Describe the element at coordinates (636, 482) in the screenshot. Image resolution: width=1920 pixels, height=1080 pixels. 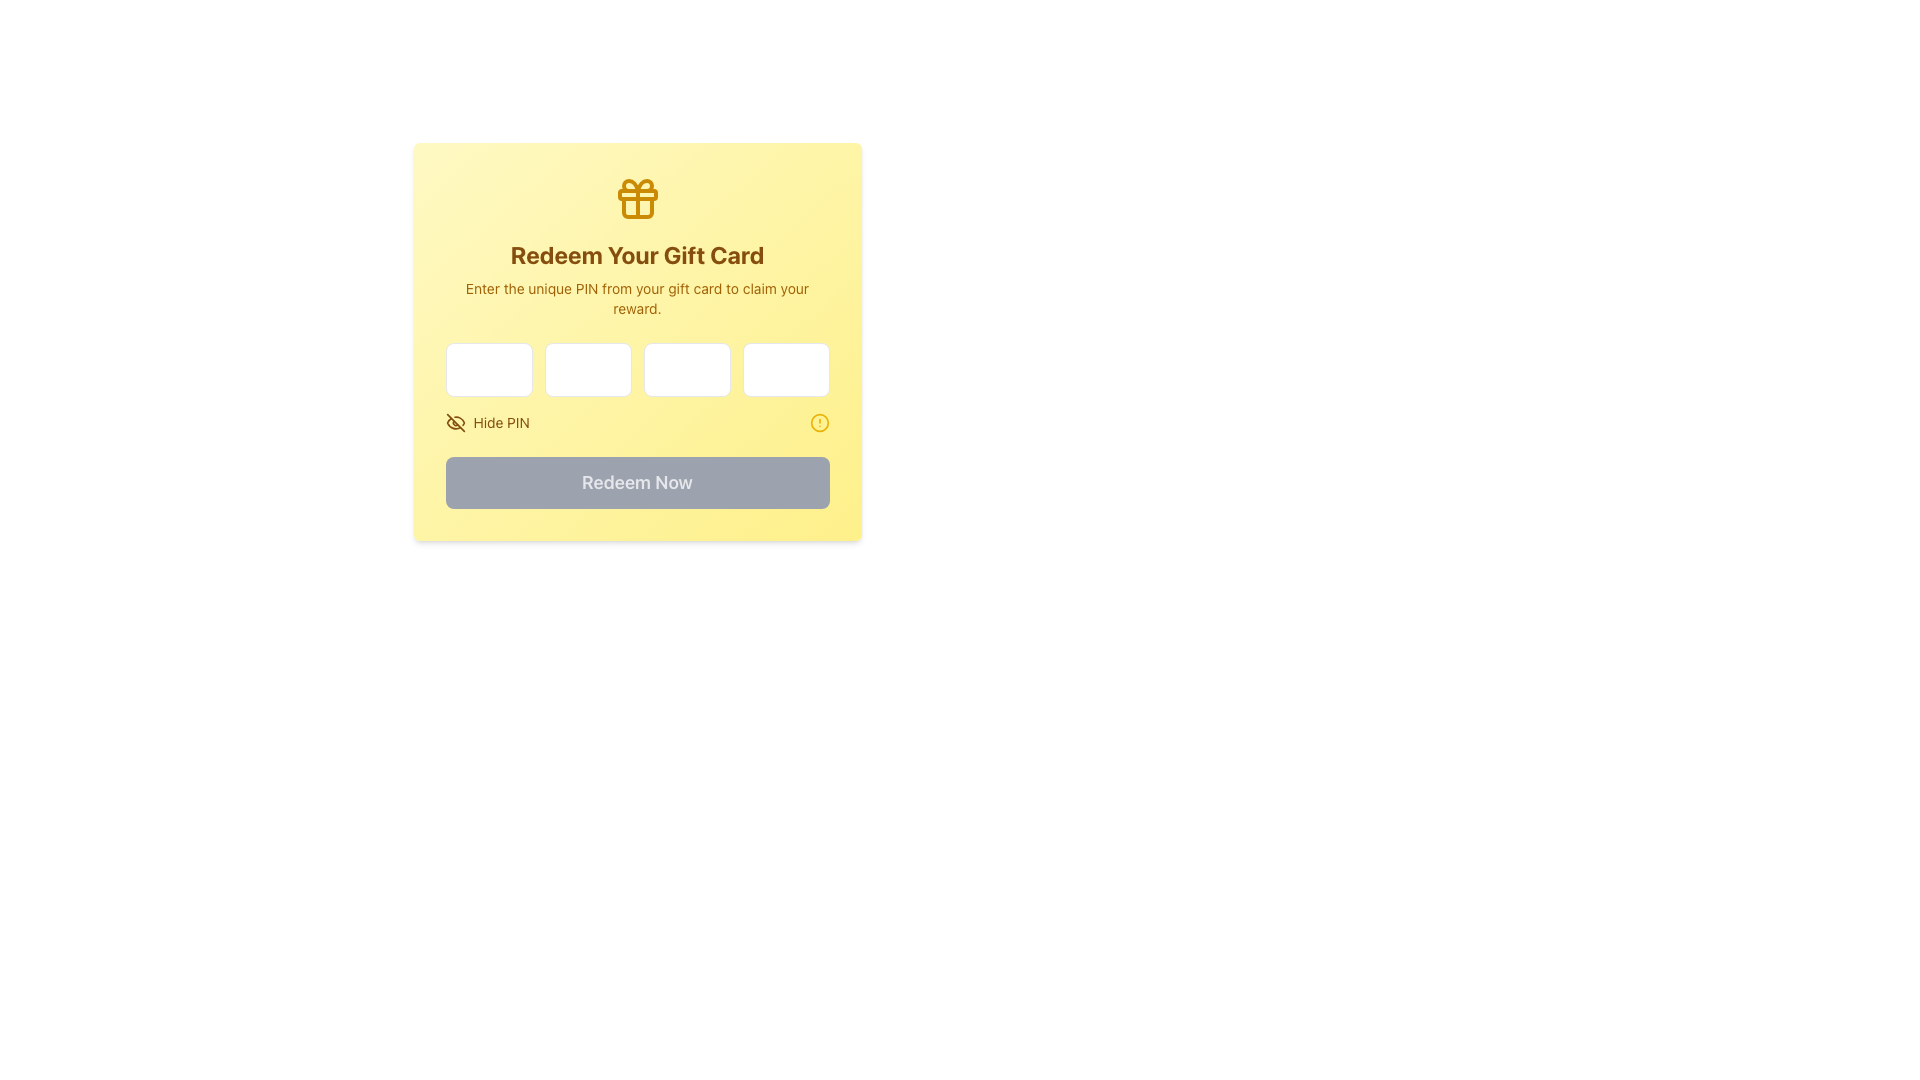
I see `the disabled gift card redemption button located at the bottom of the card section with a yellow gradient background, which contains the title 'Redeem Your Gift Card'` at that location.